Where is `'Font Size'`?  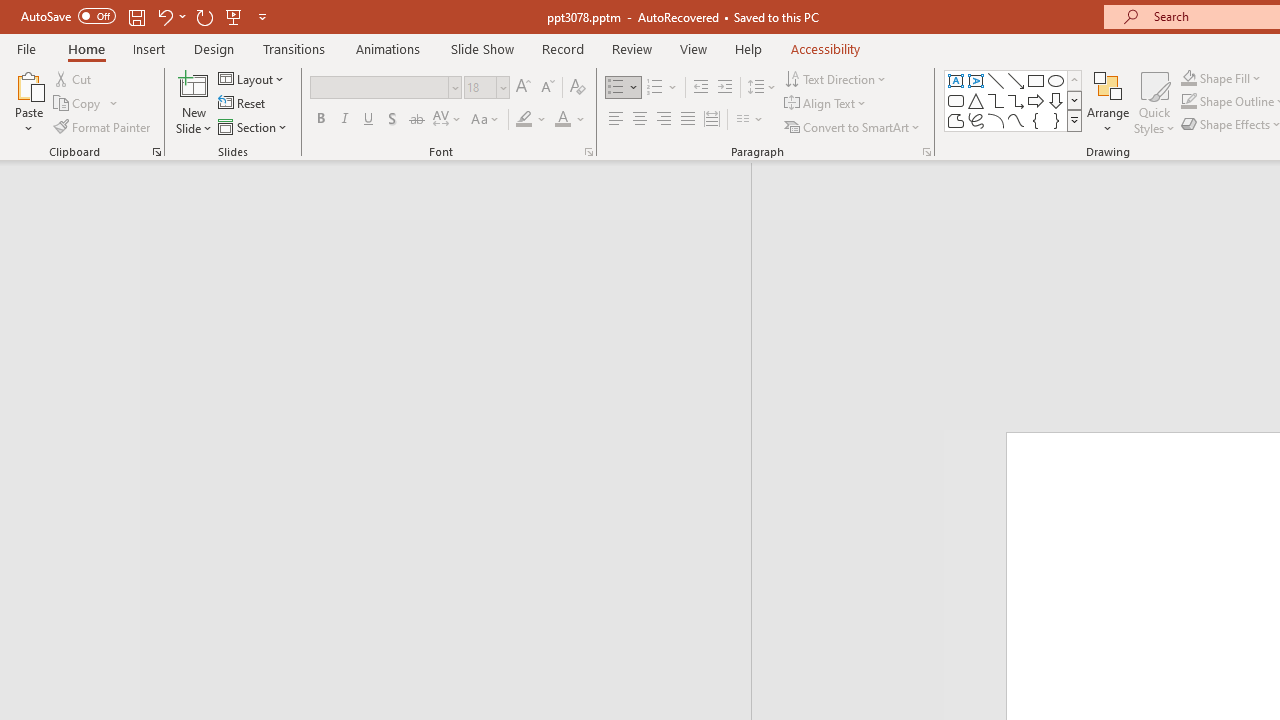
'Font Size' is located at coordinates (480, 86).